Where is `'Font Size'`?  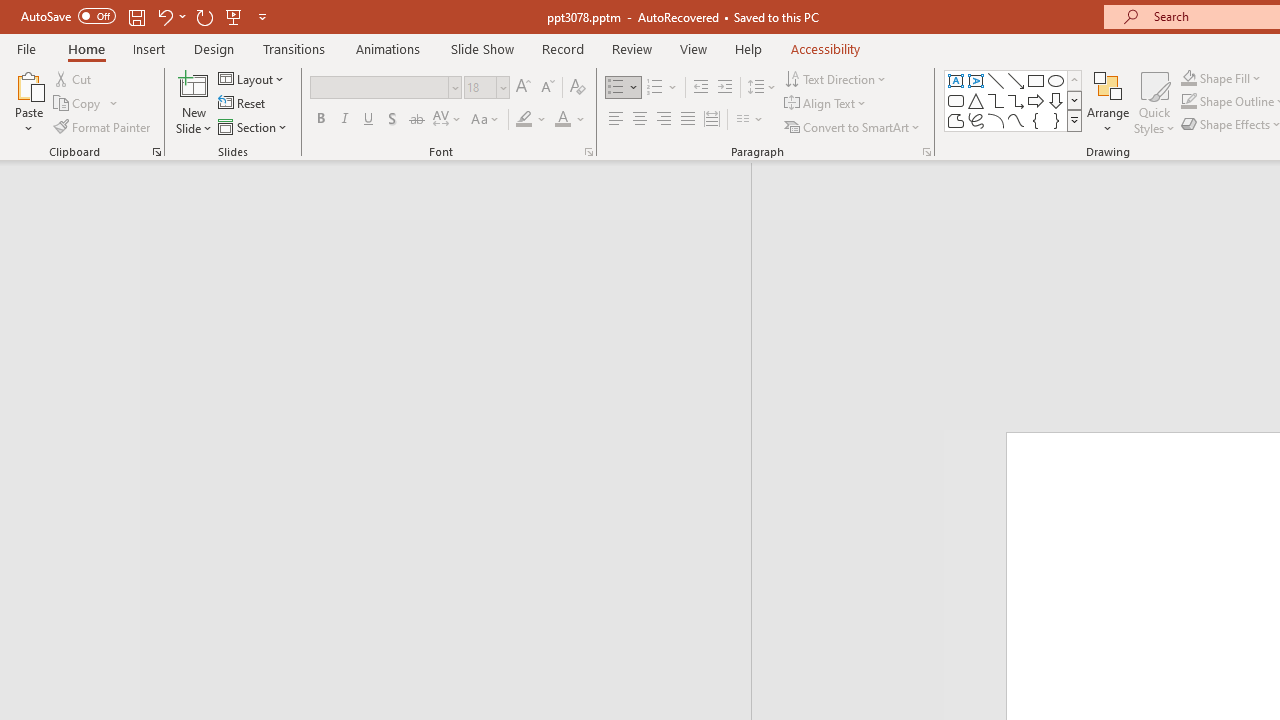
'Font Size' is located at coordinates (480, 86).